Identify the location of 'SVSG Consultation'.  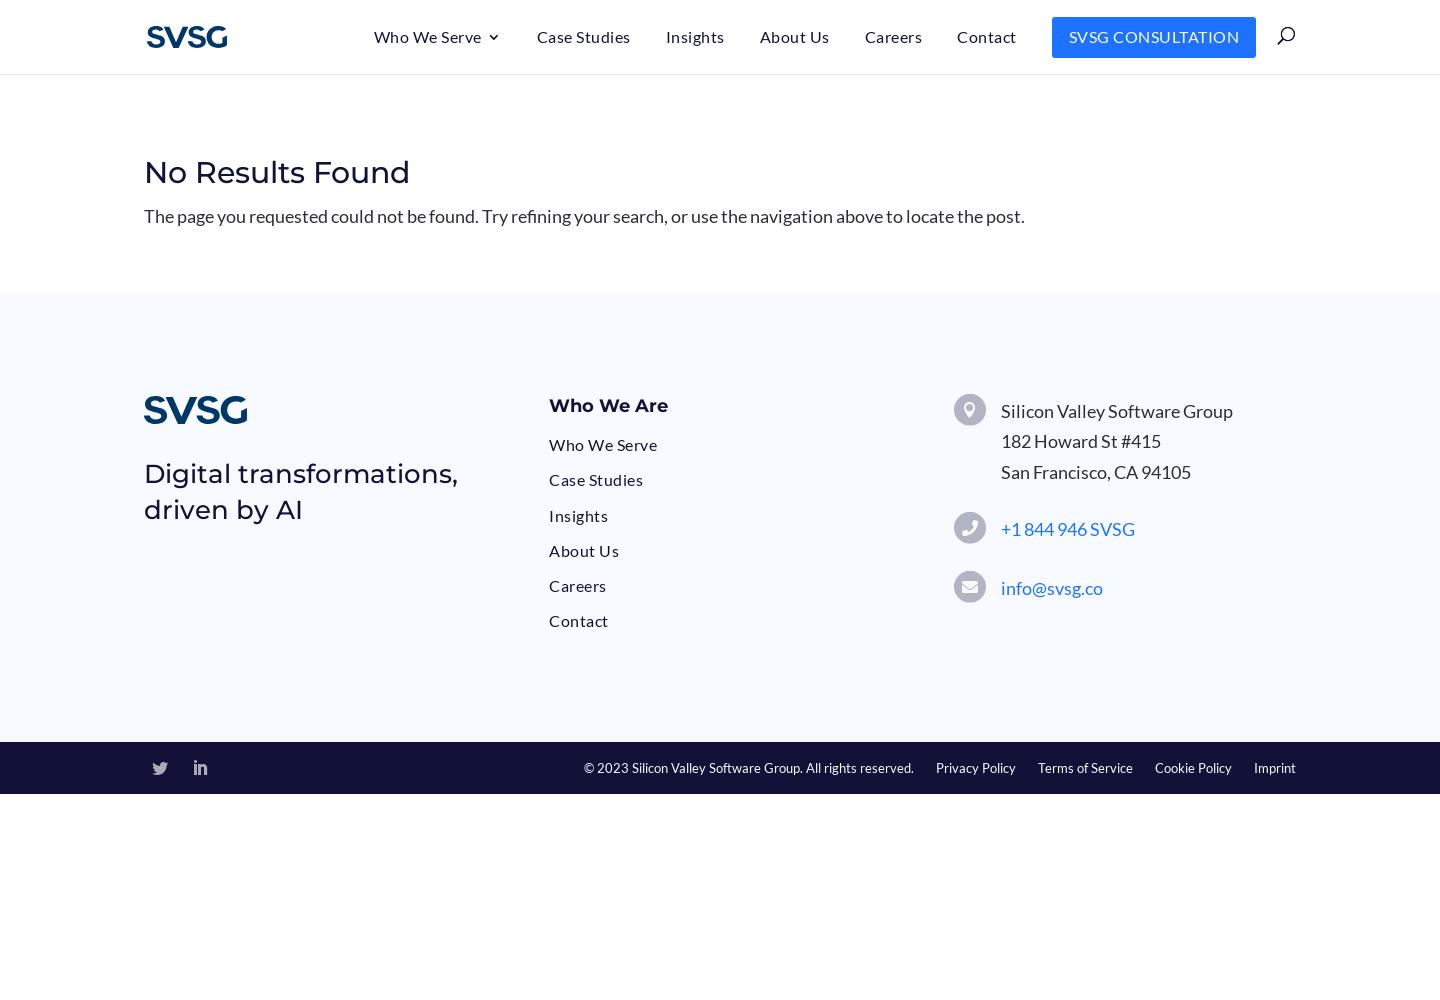
(1153, 36).